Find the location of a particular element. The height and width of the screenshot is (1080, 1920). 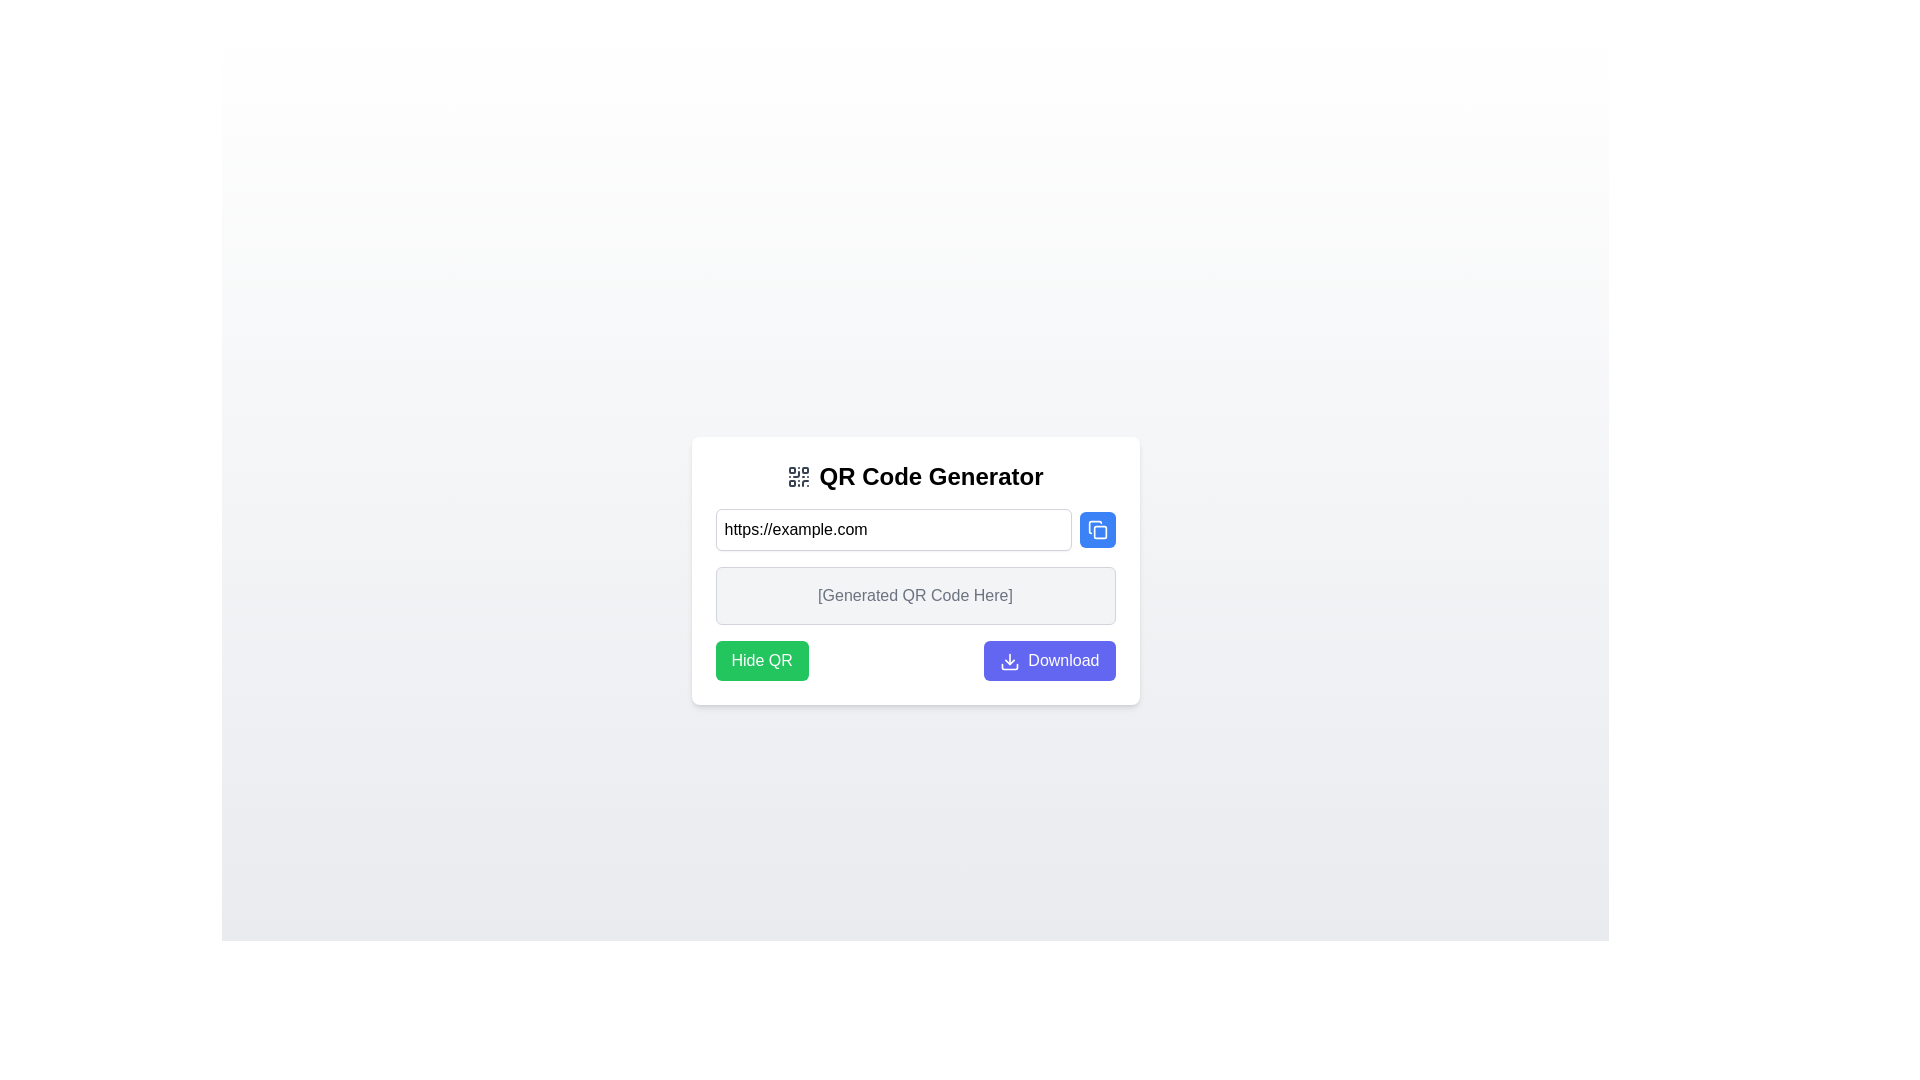

the 'QR Code Generator' text label with an icon component is located at coordinates (914, 477).